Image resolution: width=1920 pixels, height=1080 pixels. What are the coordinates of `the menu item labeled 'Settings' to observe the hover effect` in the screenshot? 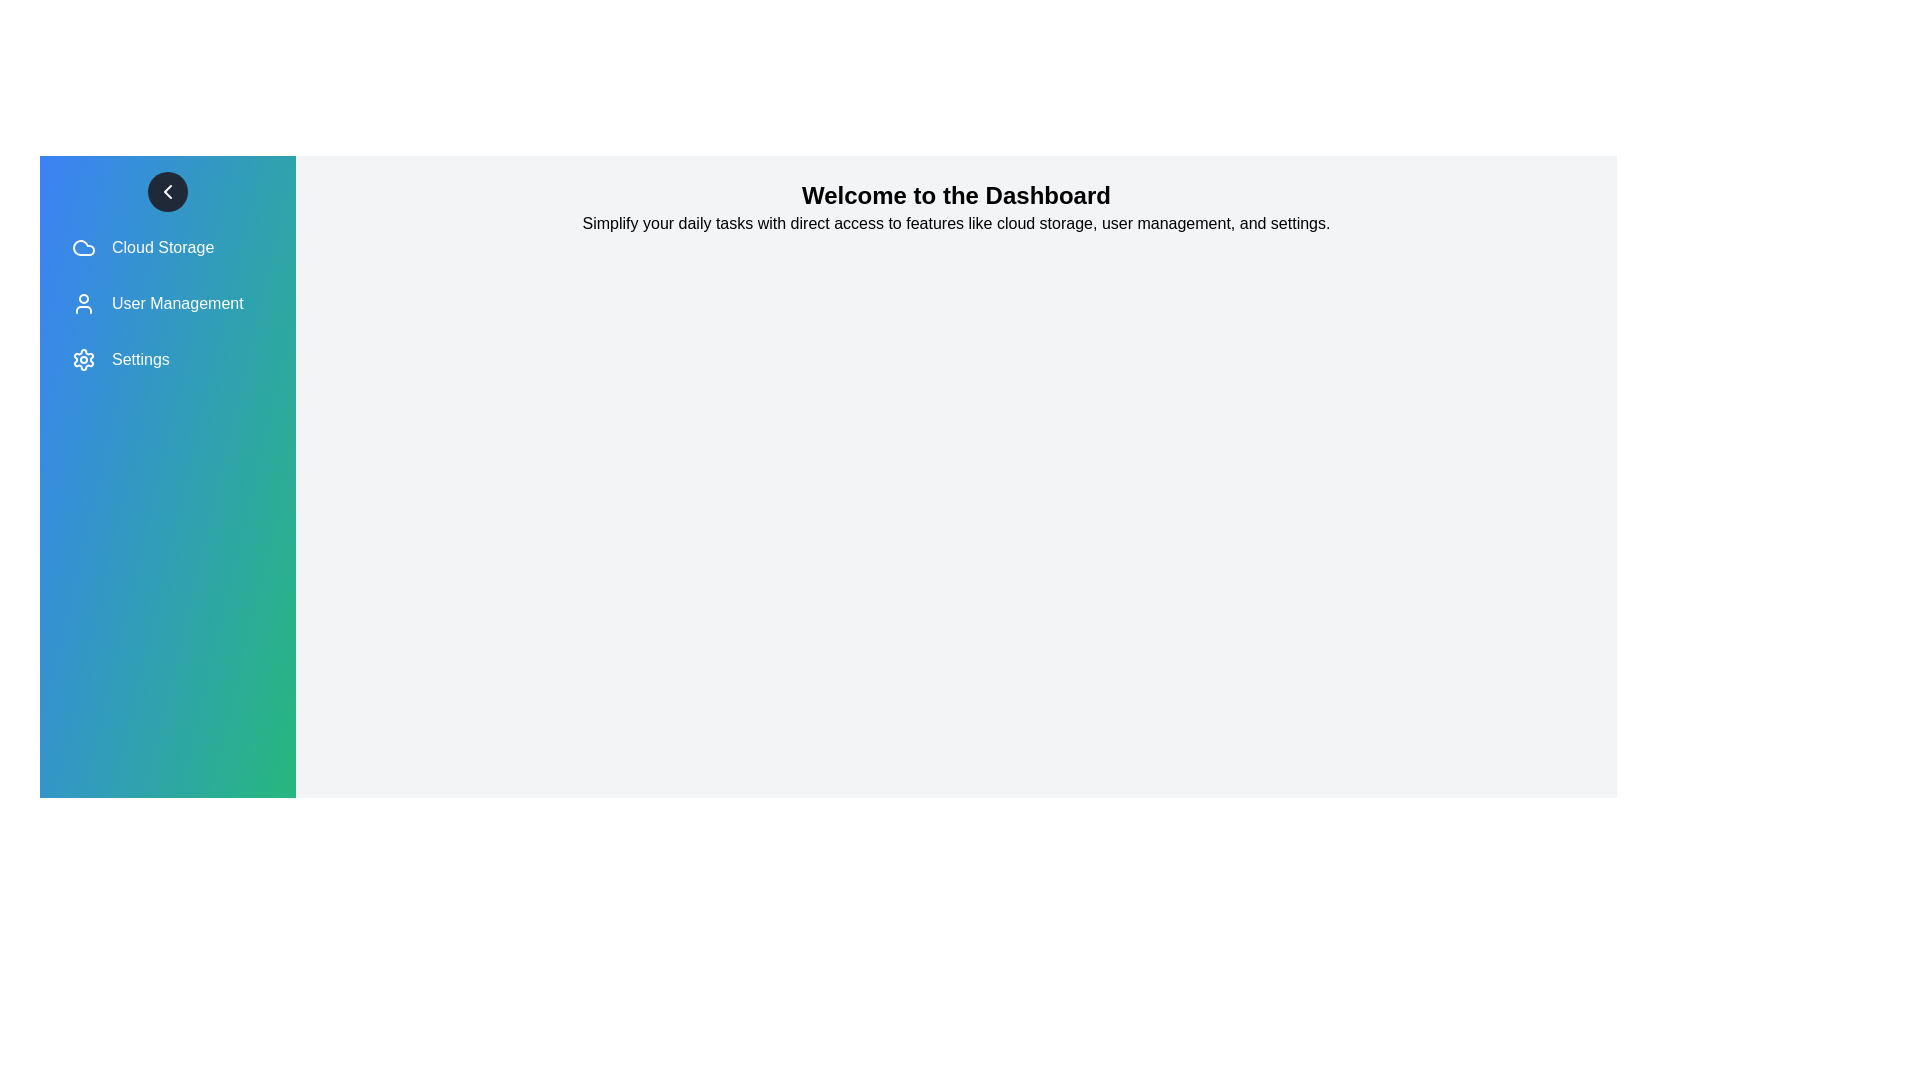 It's located at (168, 358).